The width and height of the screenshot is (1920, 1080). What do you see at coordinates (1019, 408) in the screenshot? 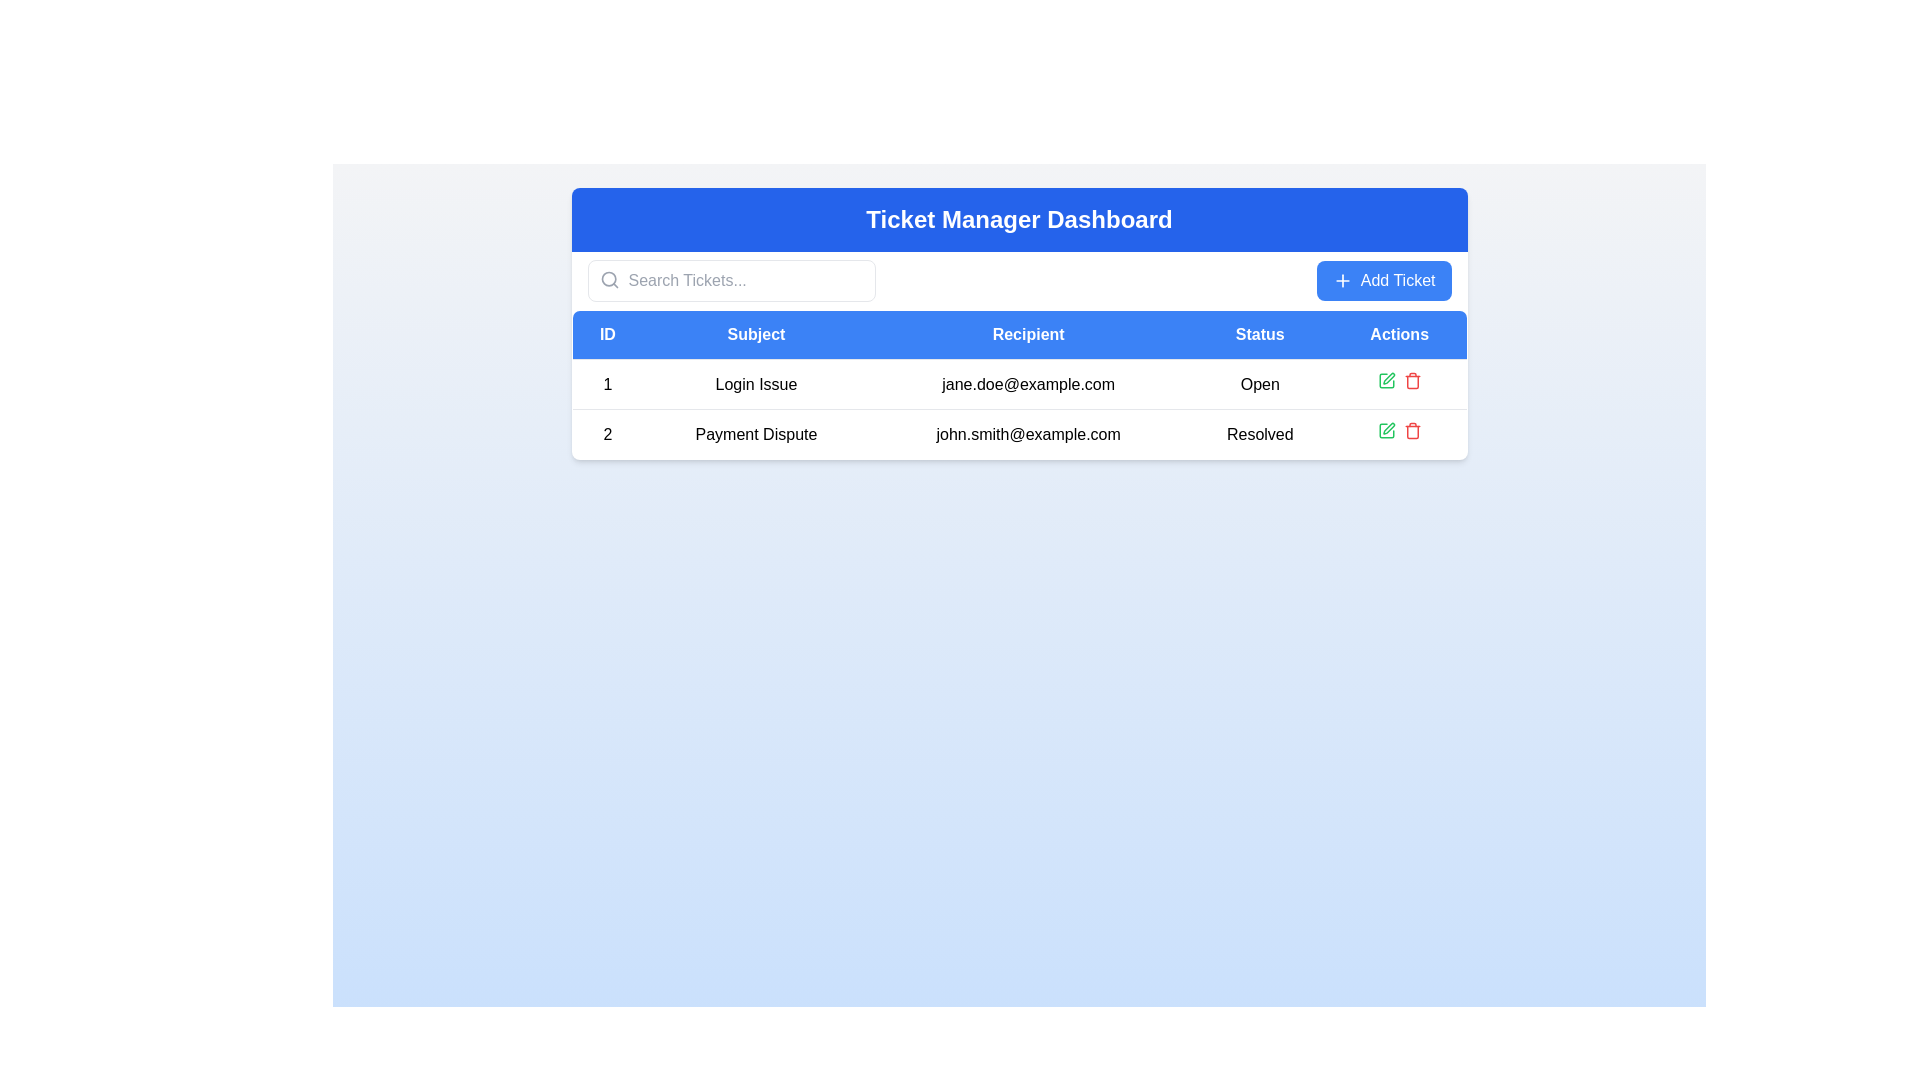
I see `the second row in the data table that displays ticket information, including issue ID, subject, recipient, and status` at bounding box center [1019, 408].